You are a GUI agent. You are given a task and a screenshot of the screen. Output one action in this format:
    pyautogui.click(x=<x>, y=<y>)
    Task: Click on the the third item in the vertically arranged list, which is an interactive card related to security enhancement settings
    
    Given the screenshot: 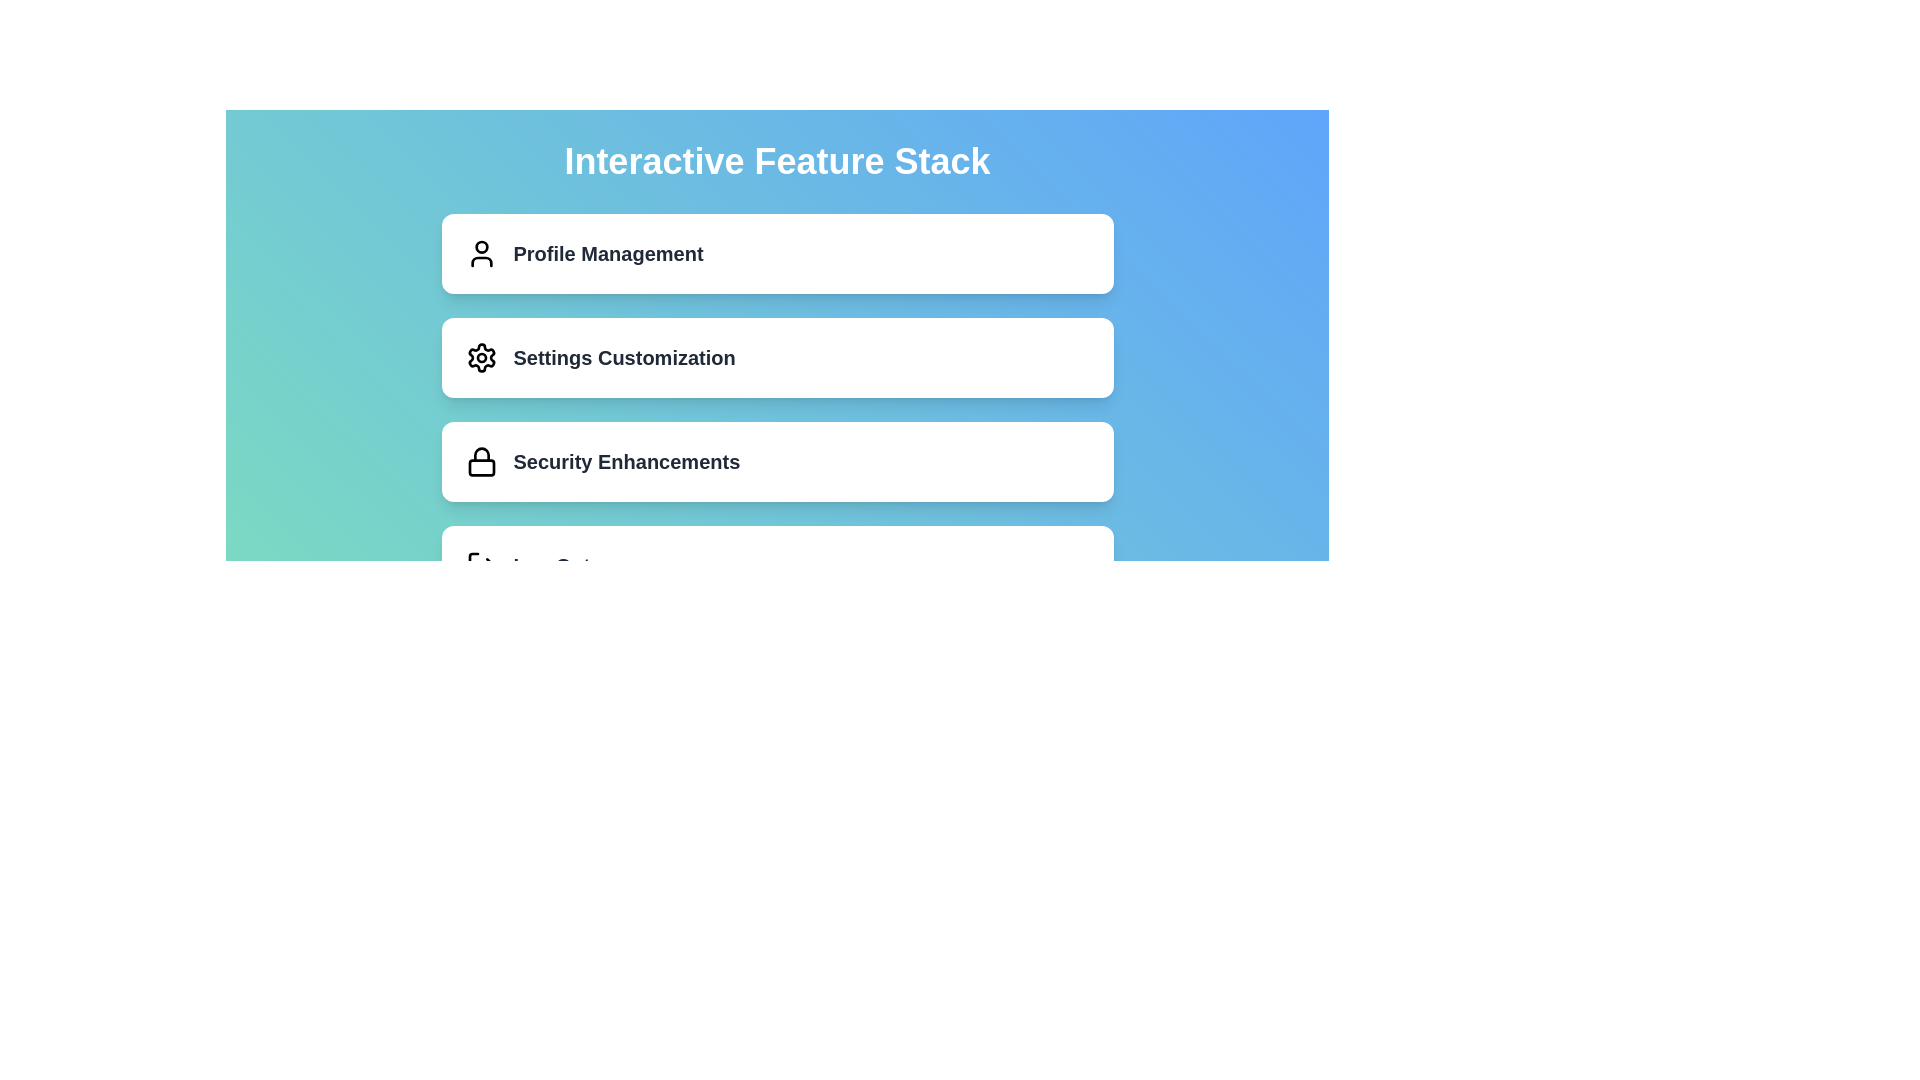 What is the action you would take?
    pyautogui.click(x=776, y=462)
    